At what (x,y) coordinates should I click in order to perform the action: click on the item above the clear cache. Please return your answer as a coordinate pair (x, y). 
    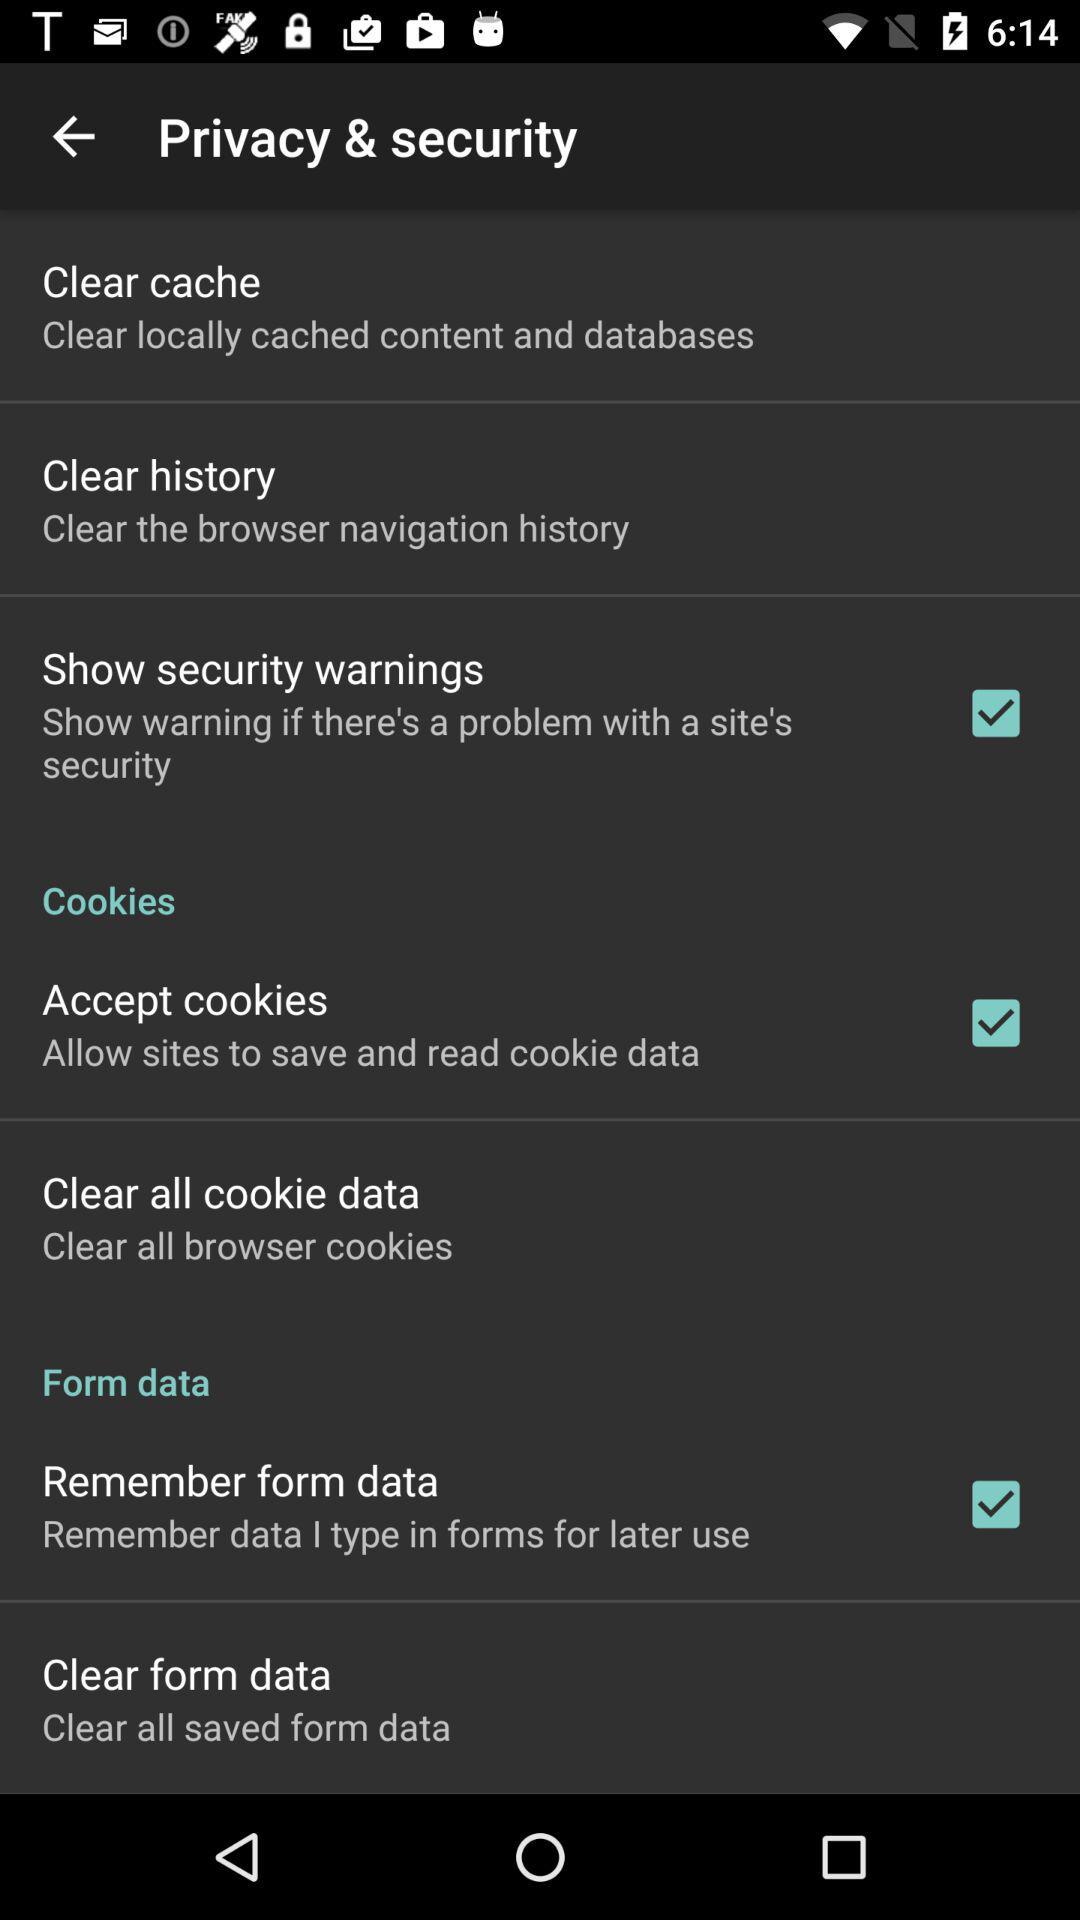
    Looking at the image, I should click on (72, 135).